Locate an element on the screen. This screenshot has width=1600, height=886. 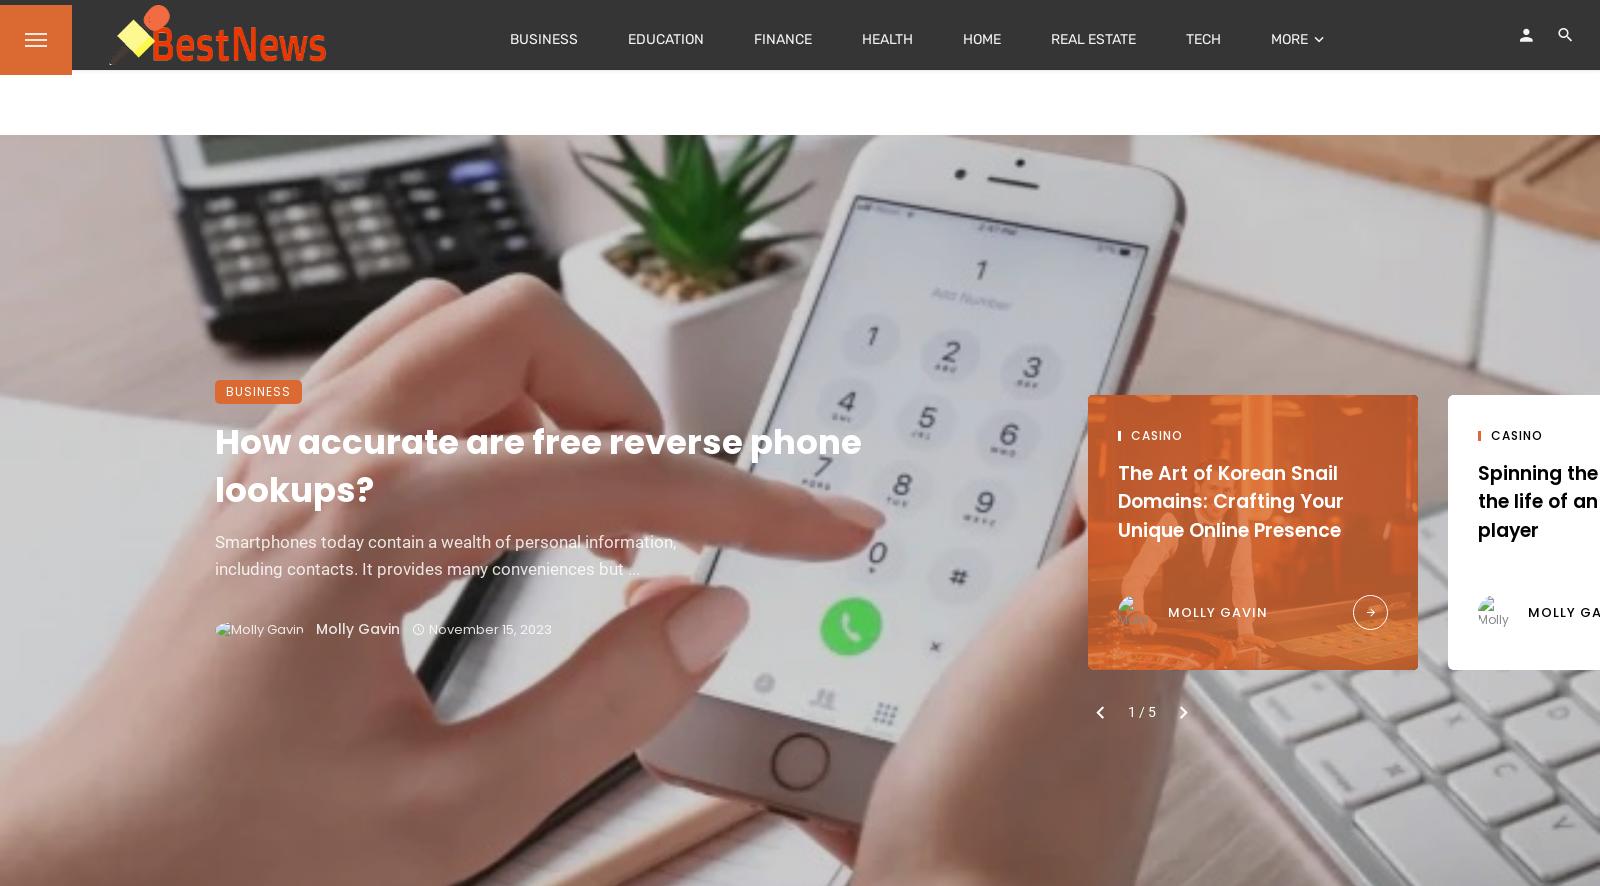
'1' is located at coordinates (1133, 711).